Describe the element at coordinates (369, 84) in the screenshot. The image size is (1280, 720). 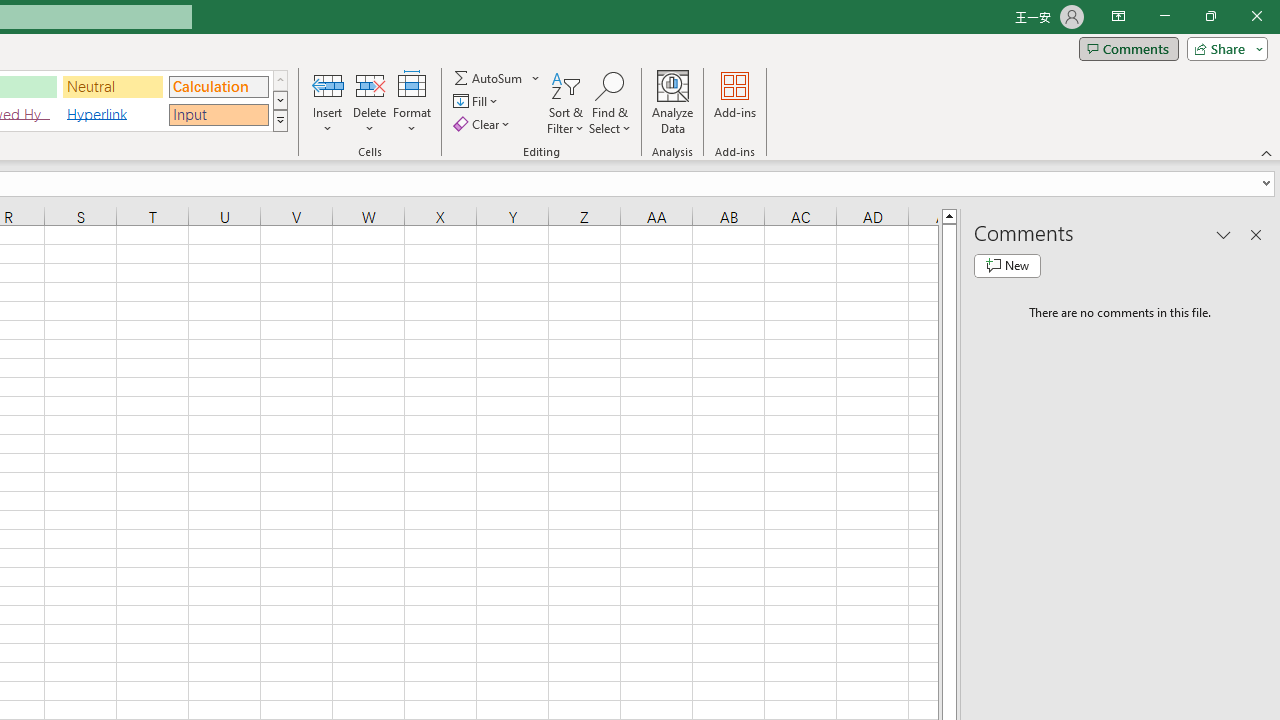
I see `'Delete Cells...'` at that location.